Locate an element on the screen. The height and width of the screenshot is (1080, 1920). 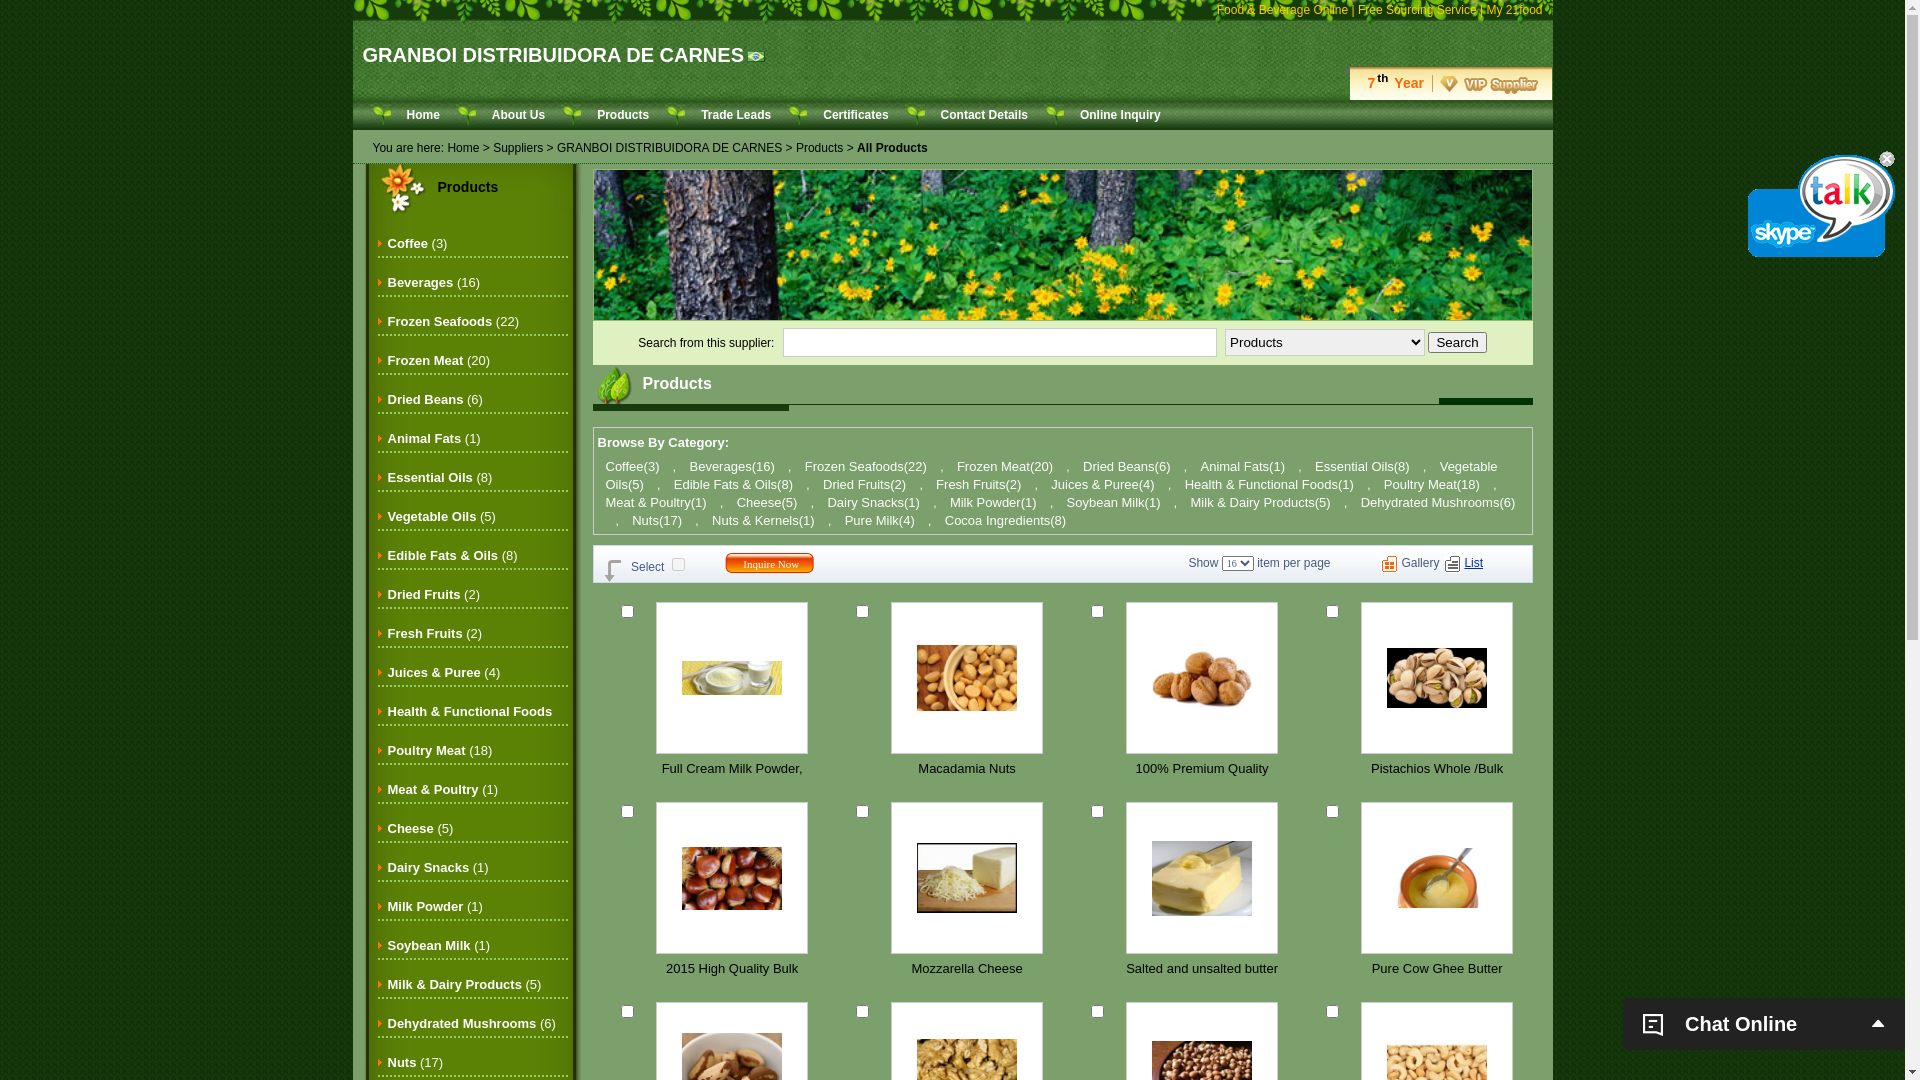
'Nuts(17)' is located at coordinates (631, 519).